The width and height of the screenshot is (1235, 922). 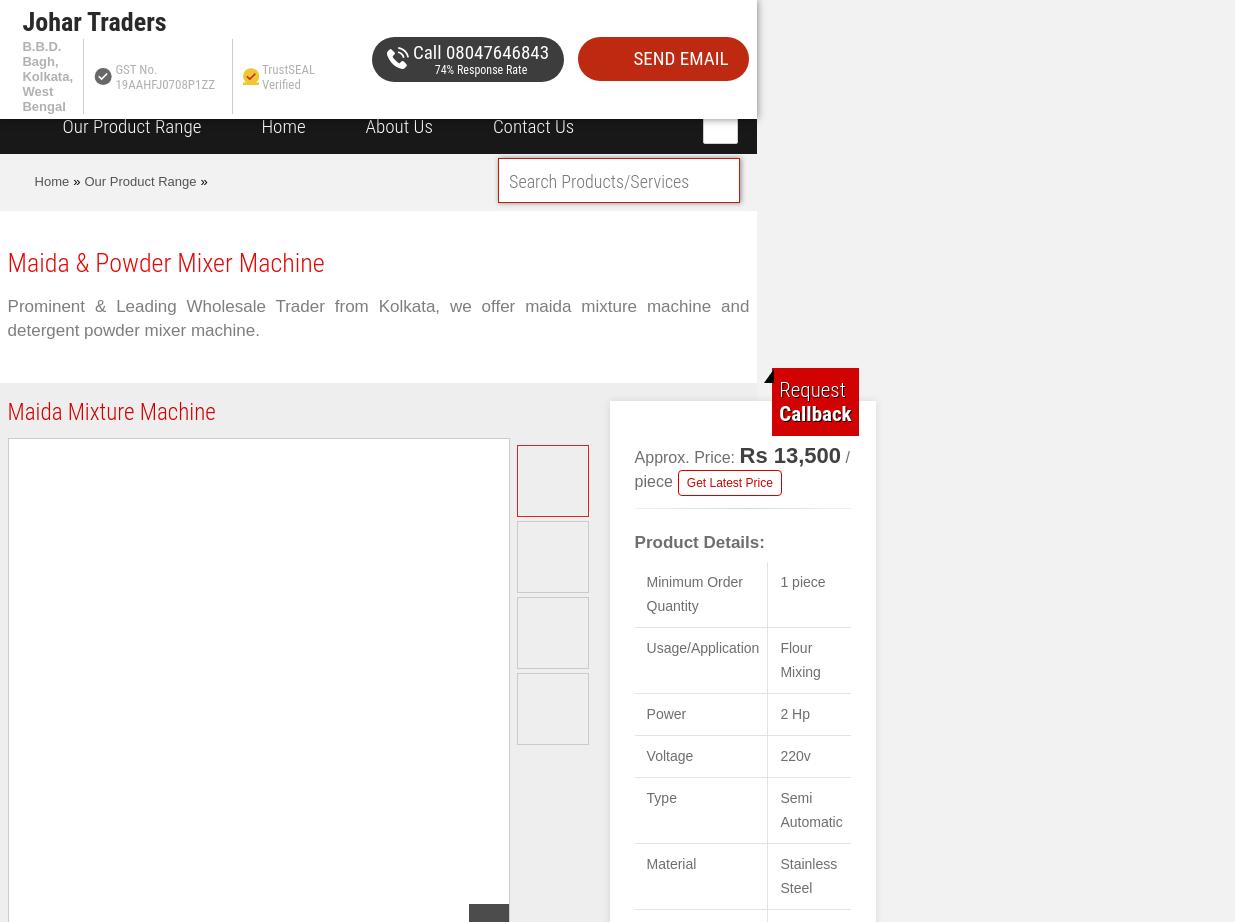 What do you see at coordinates (779, 412) in the screenshot?
I see `'Callback'` at bounding box center [779, 412].